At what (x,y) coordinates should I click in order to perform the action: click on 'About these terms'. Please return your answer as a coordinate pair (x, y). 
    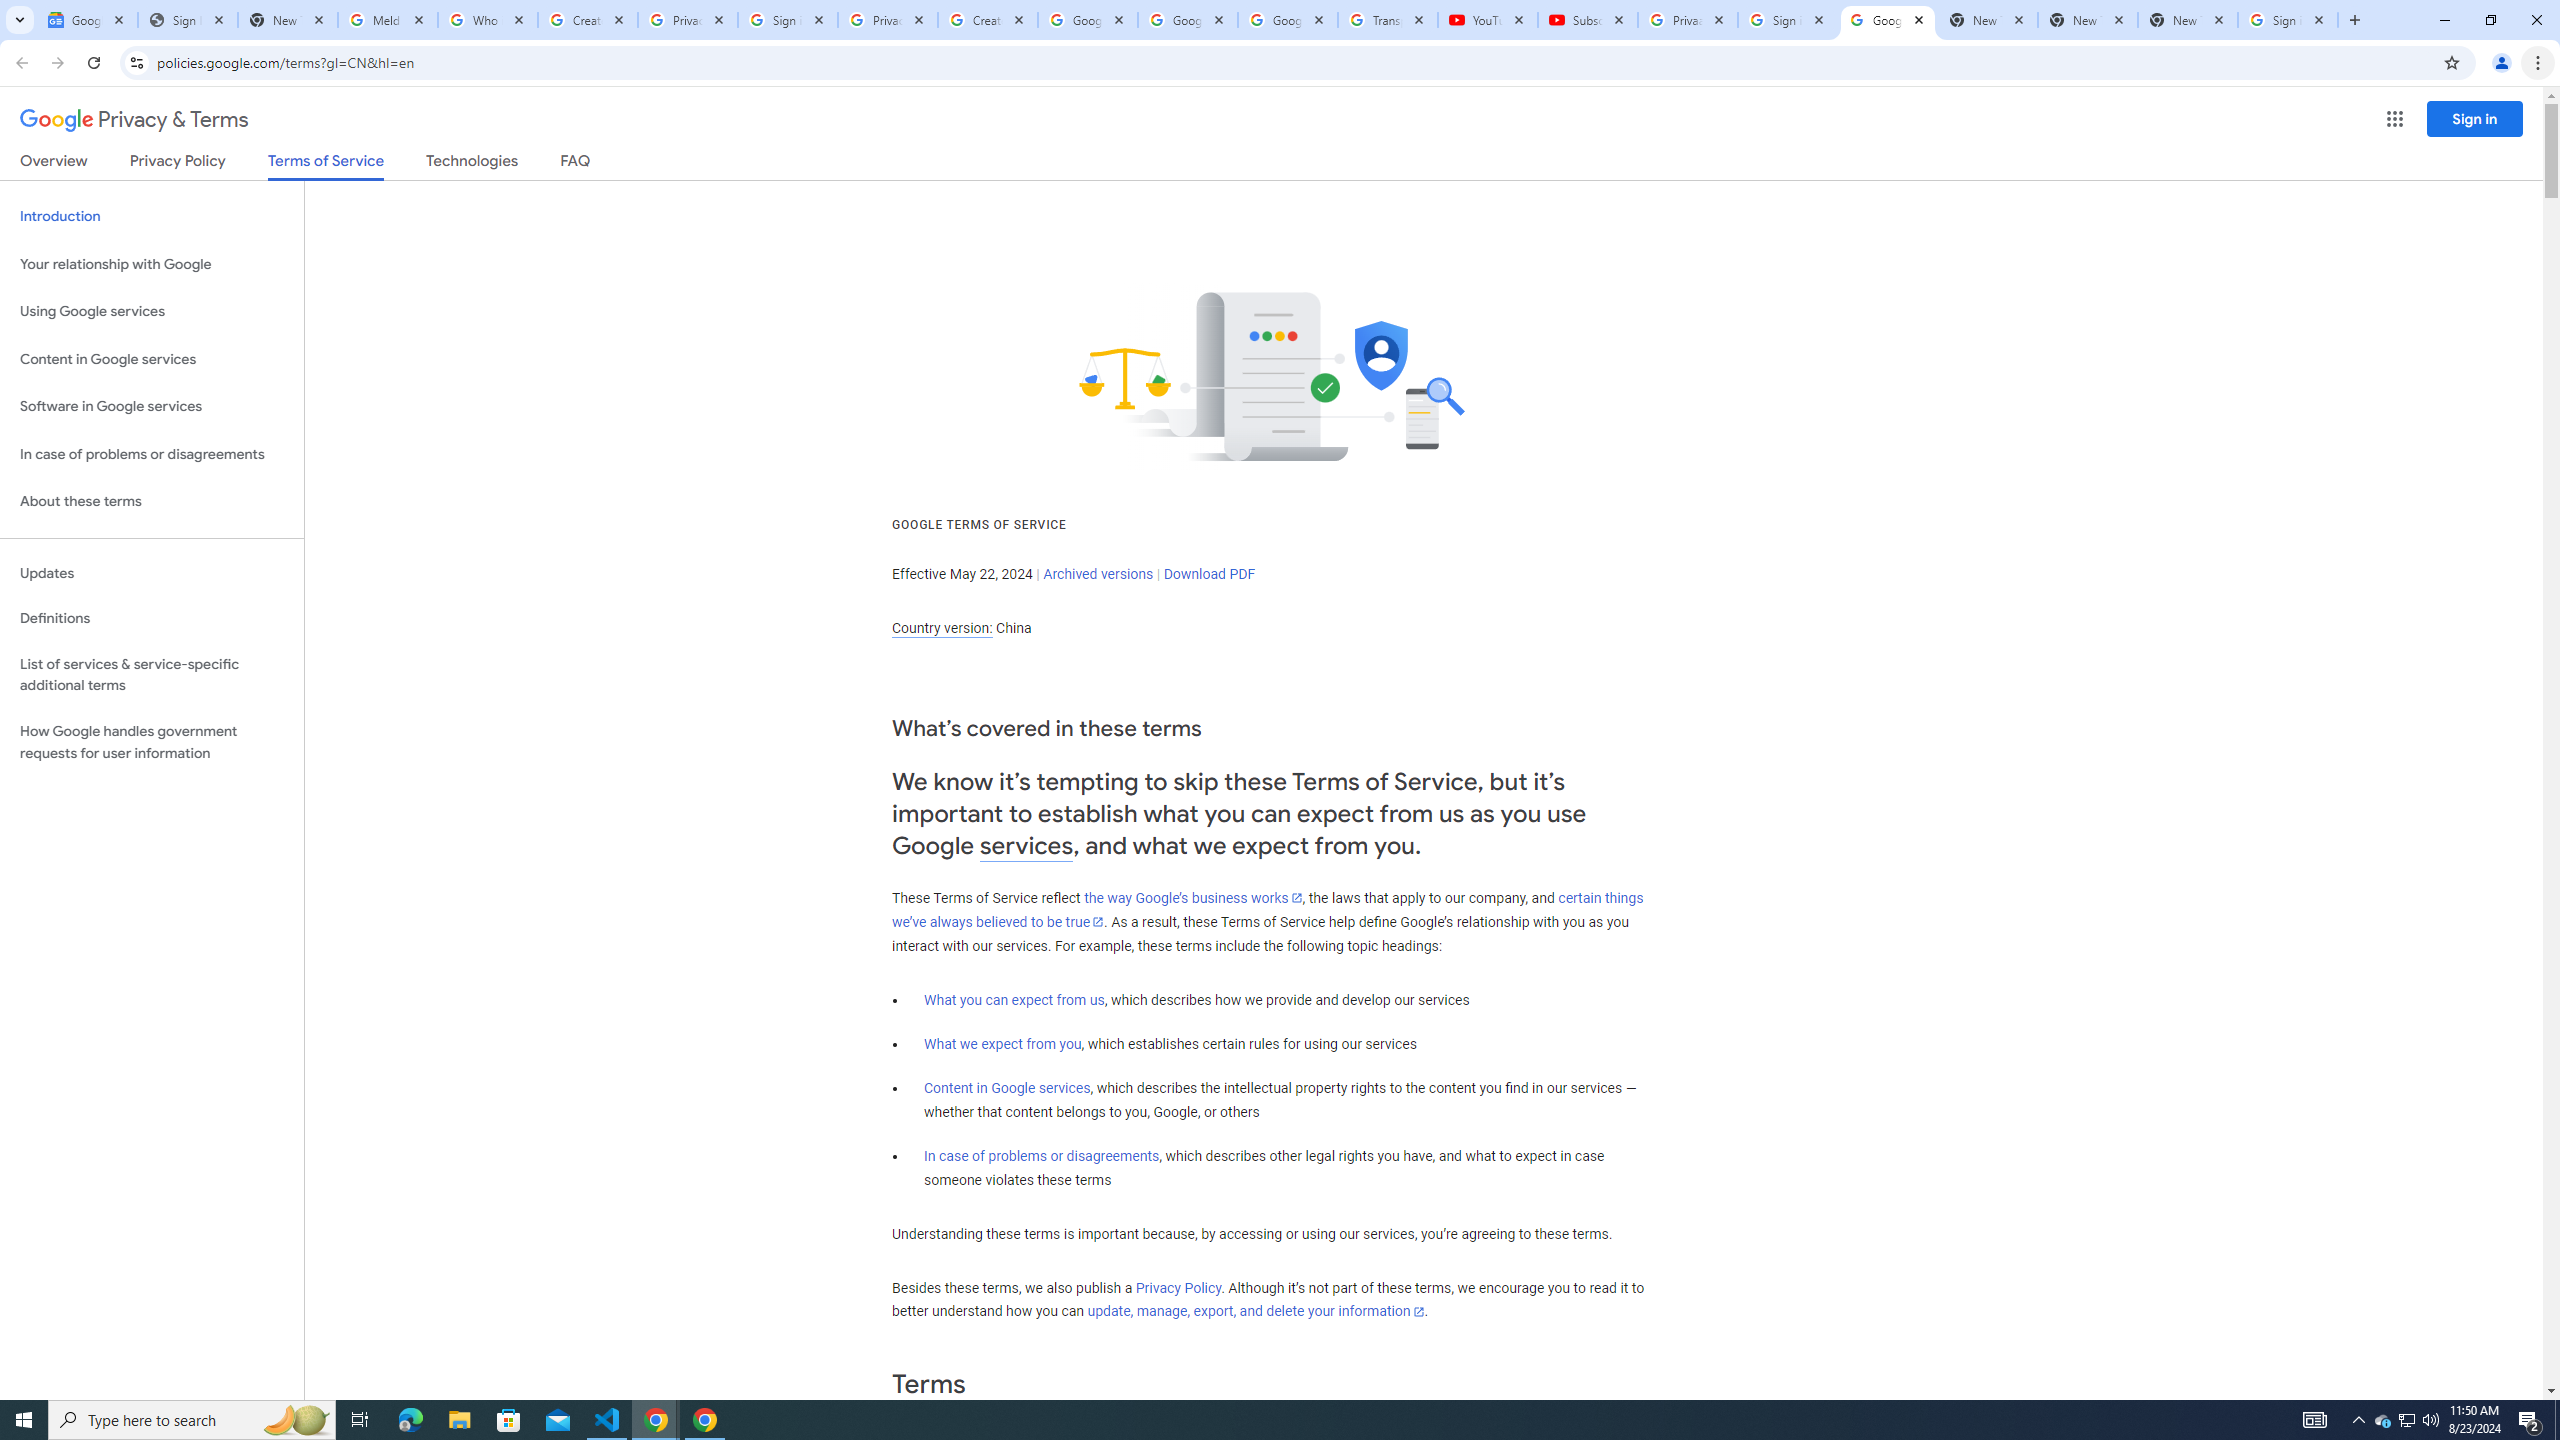
    Looking at the image, I should click on (151, 501).